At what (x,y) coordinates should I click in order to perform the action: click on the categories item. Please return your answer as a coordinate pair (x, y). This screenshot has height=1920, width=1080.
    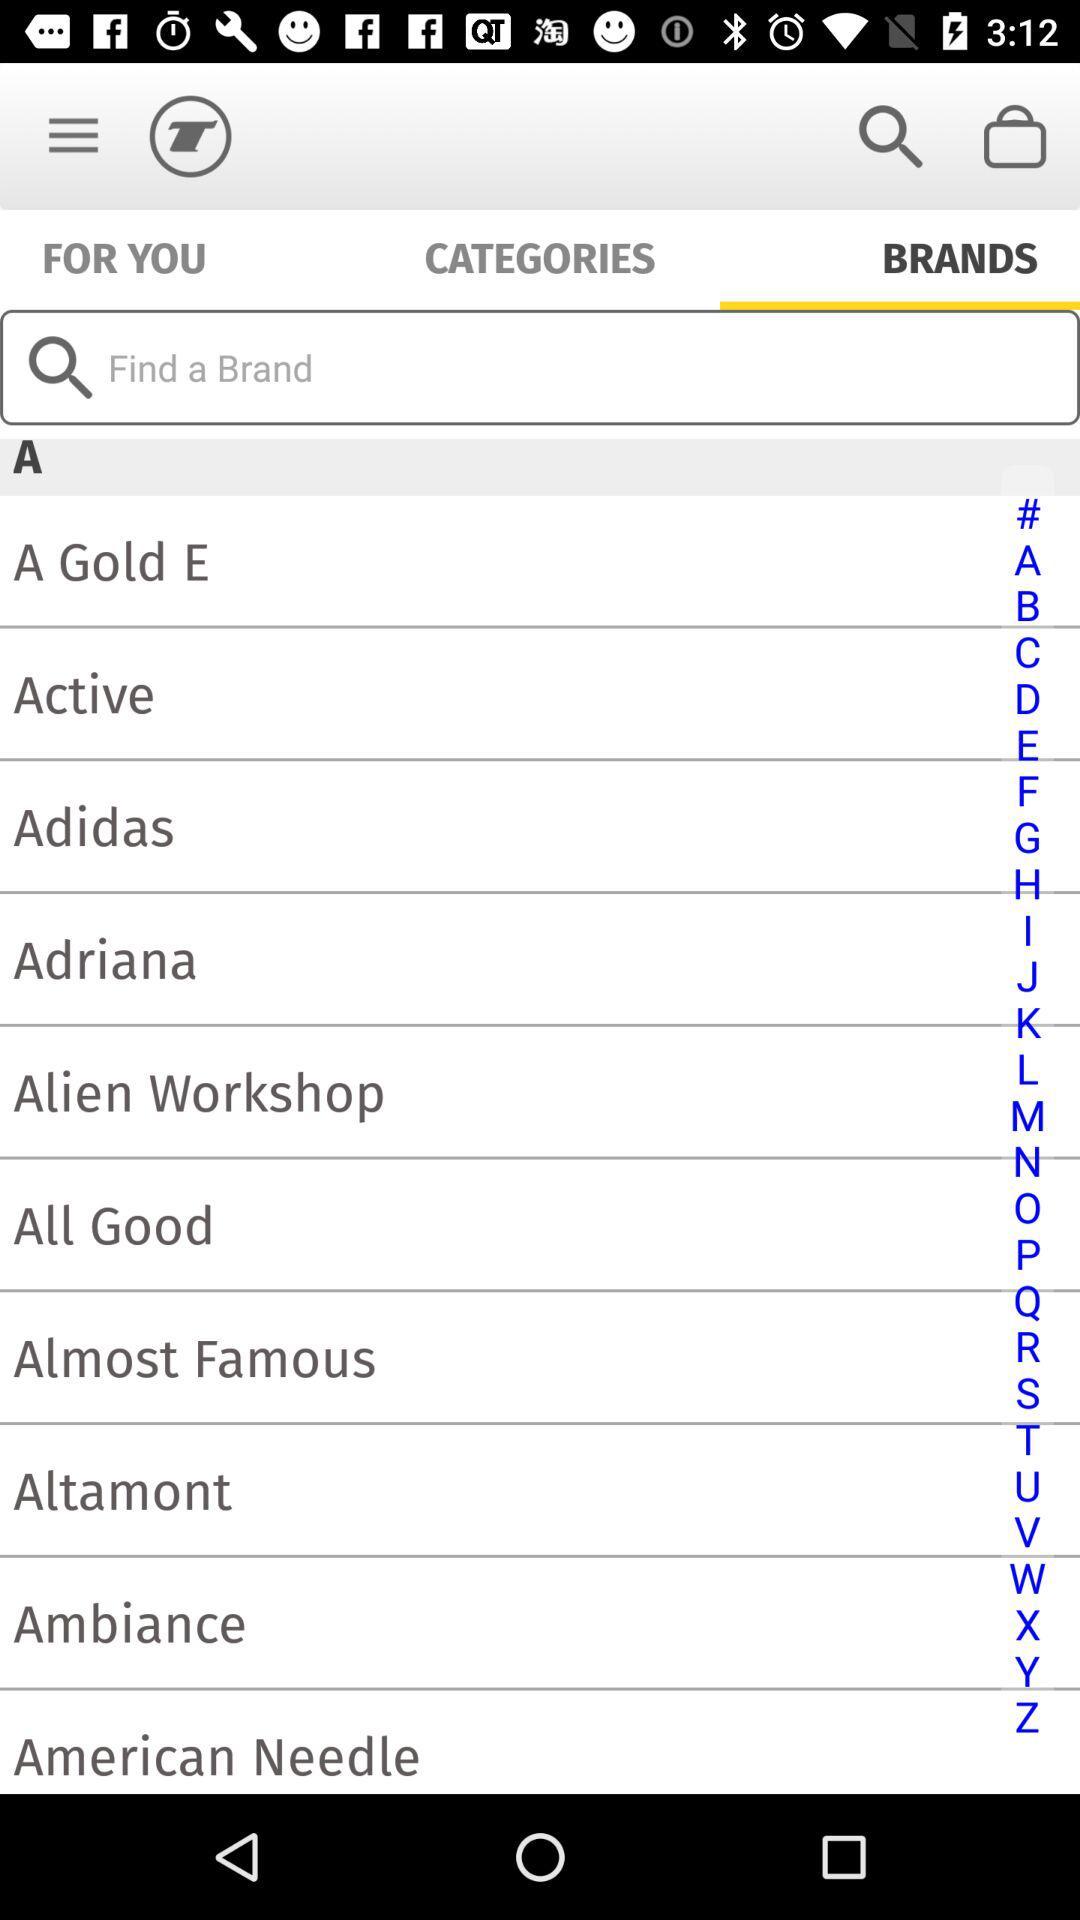
    Looking at the image, I should click on (540, 254).